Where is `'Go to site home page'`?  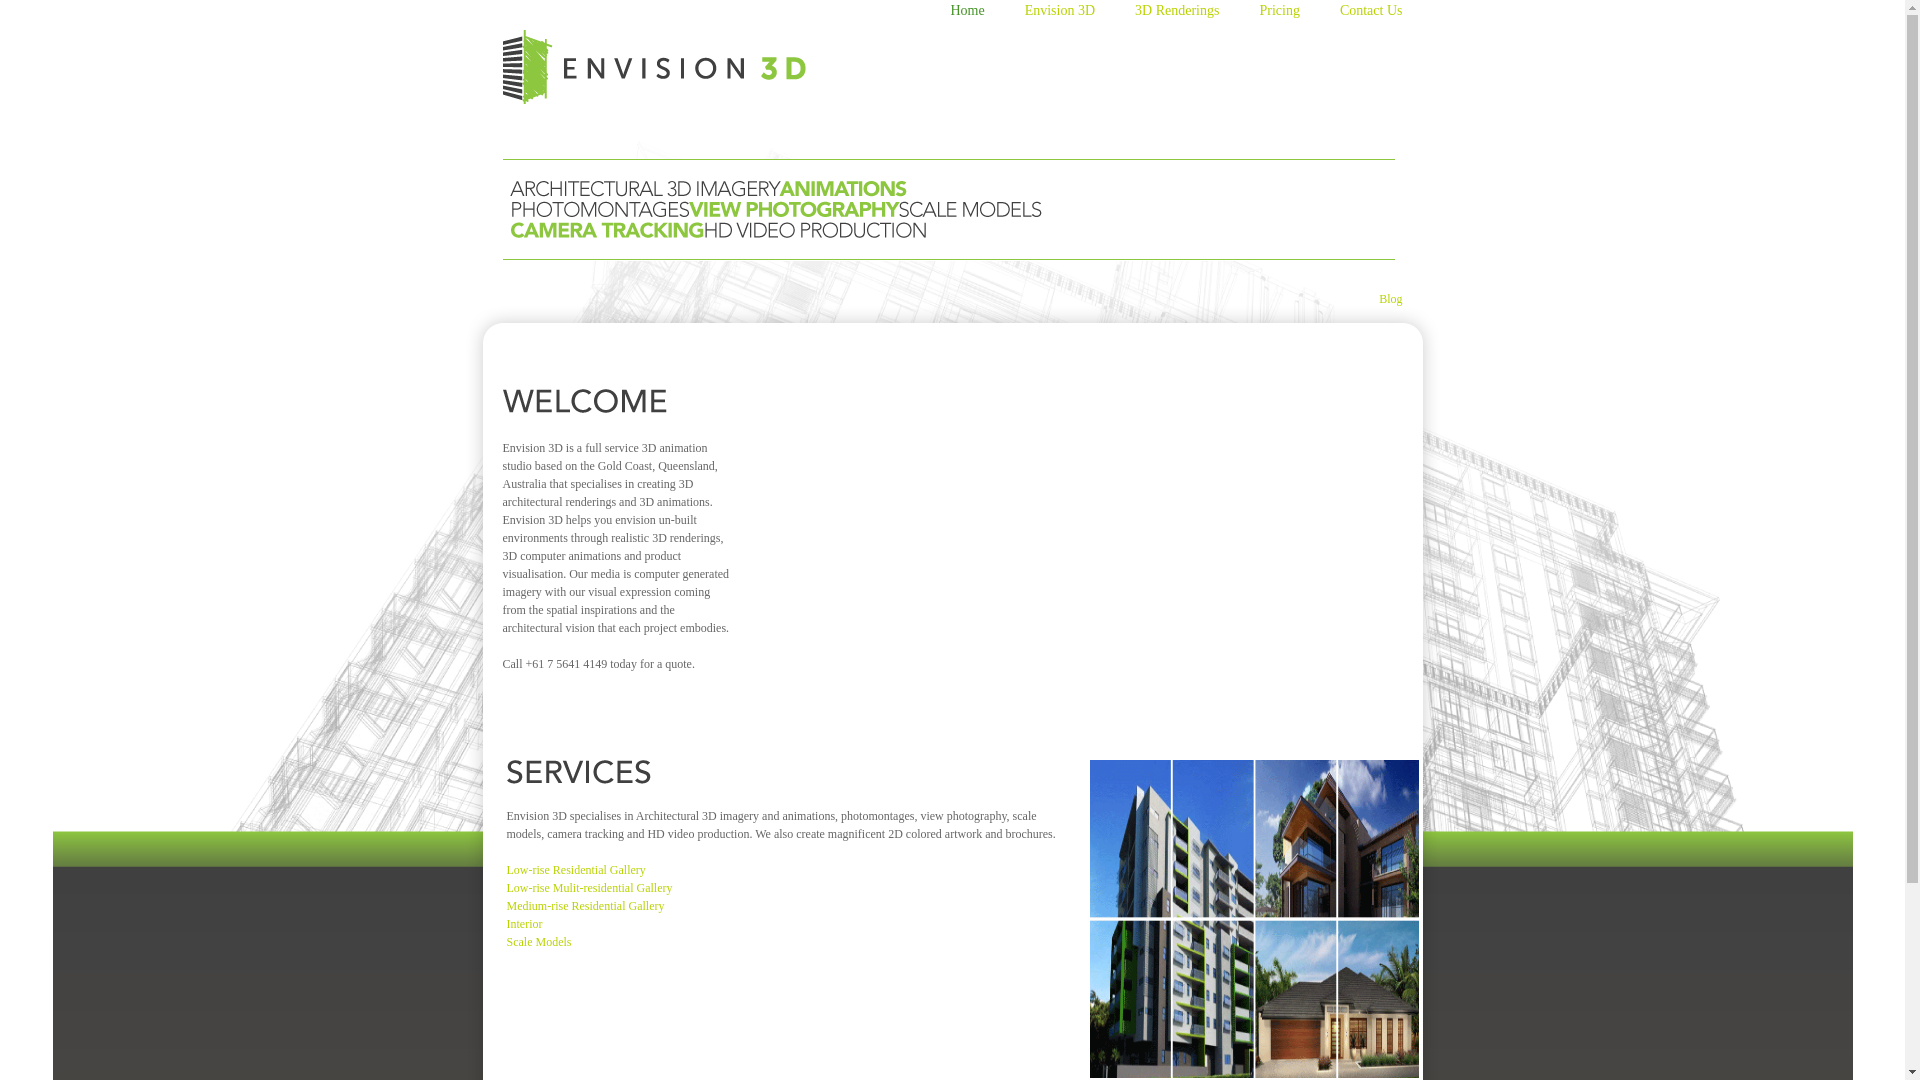 'Go to site home page' is located at coordinates (653, 65).